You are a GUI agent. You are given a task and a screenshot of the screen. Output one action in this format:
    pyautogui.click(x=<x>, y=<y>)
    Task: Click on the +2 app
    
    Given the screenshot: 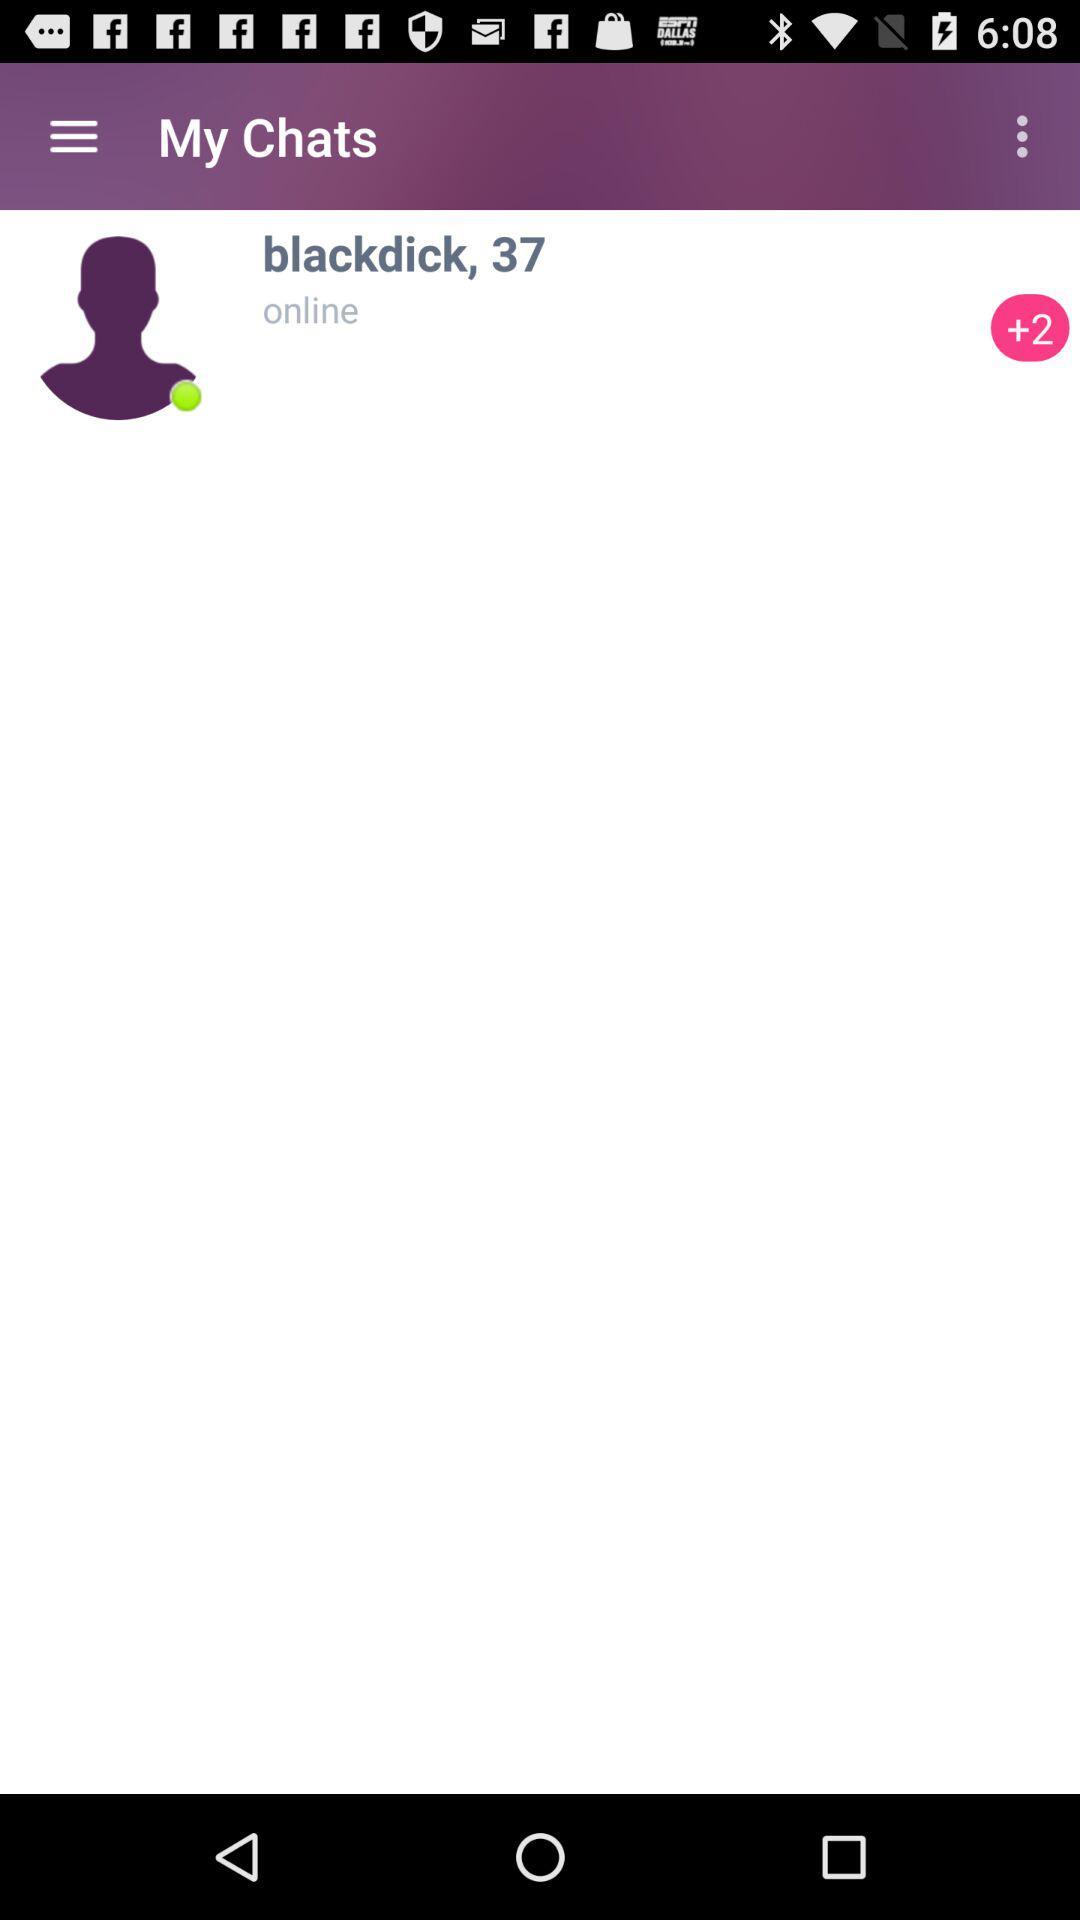 What is the action you would take?
    pyautogui.click(x=1030, y=327)
    